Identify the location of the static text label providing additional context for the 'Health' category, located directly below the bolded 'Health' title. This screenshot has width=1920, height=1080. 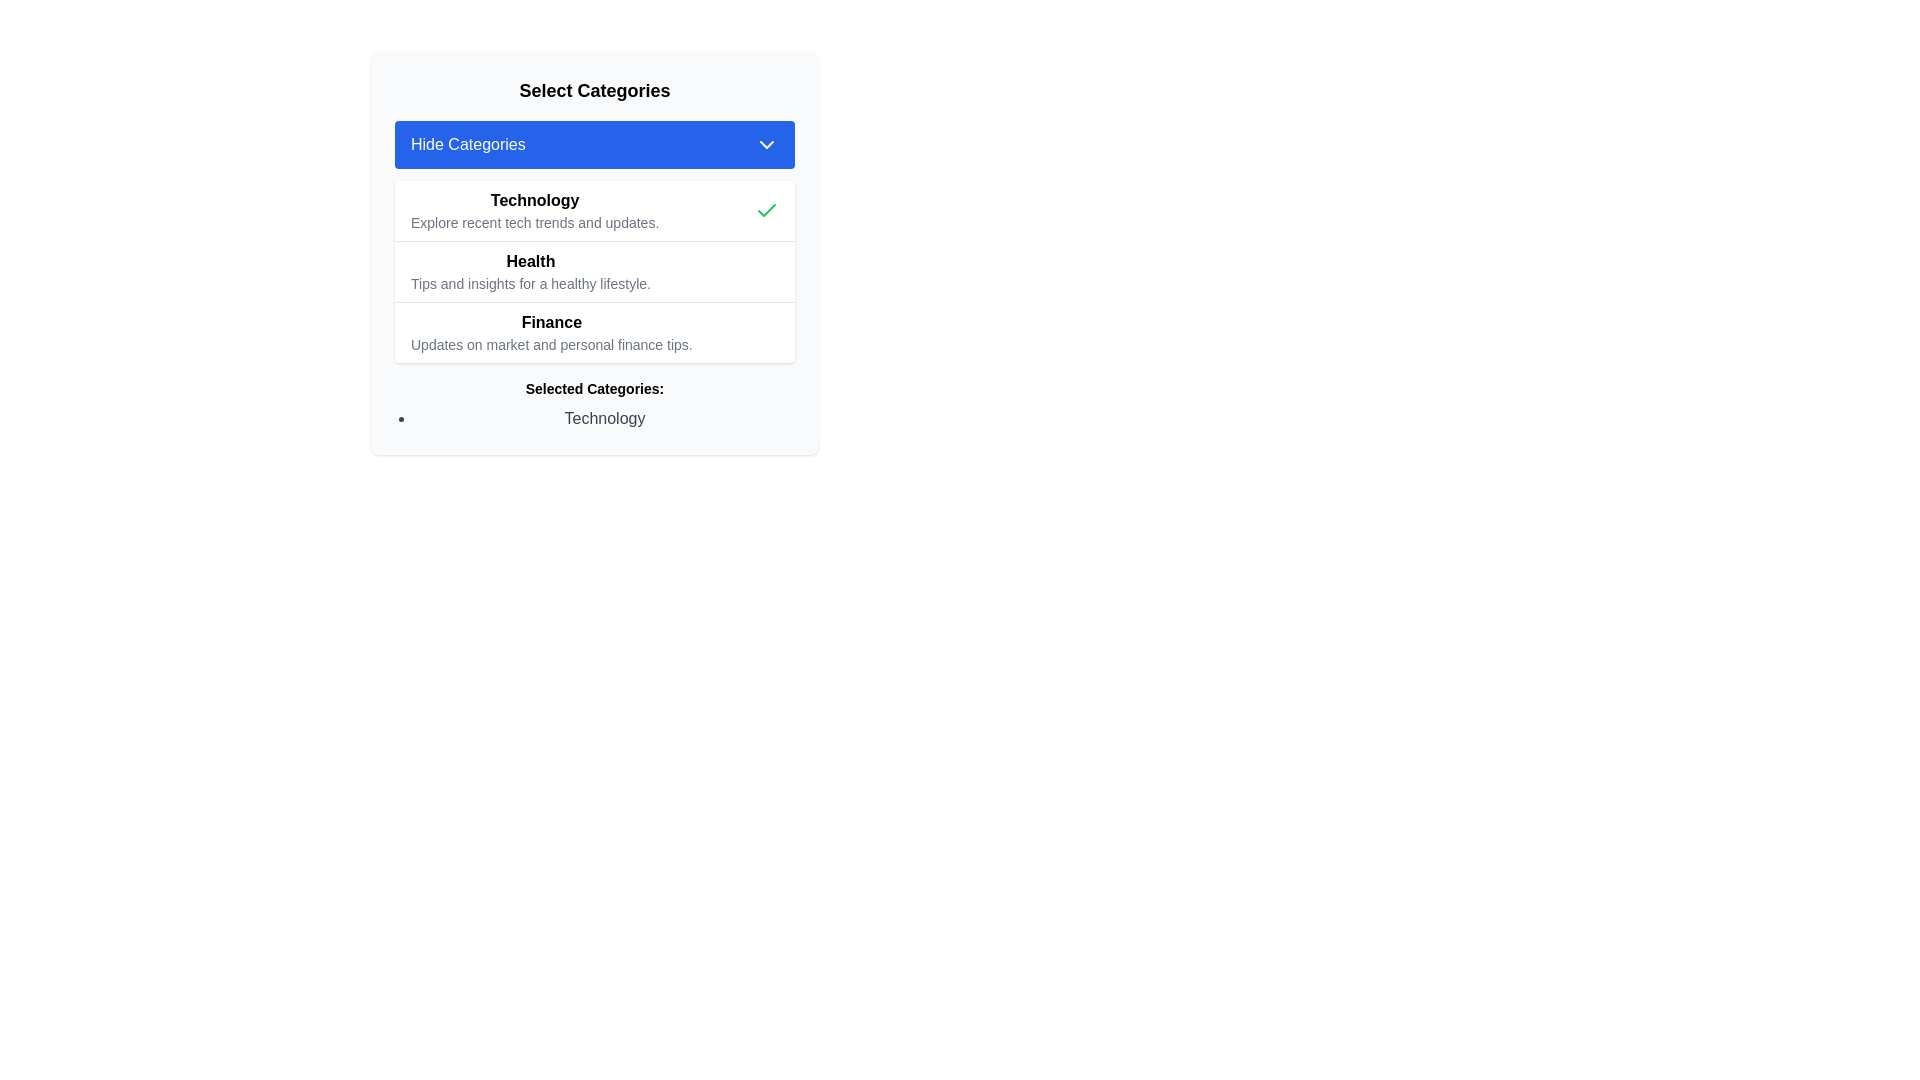
(530, 284).